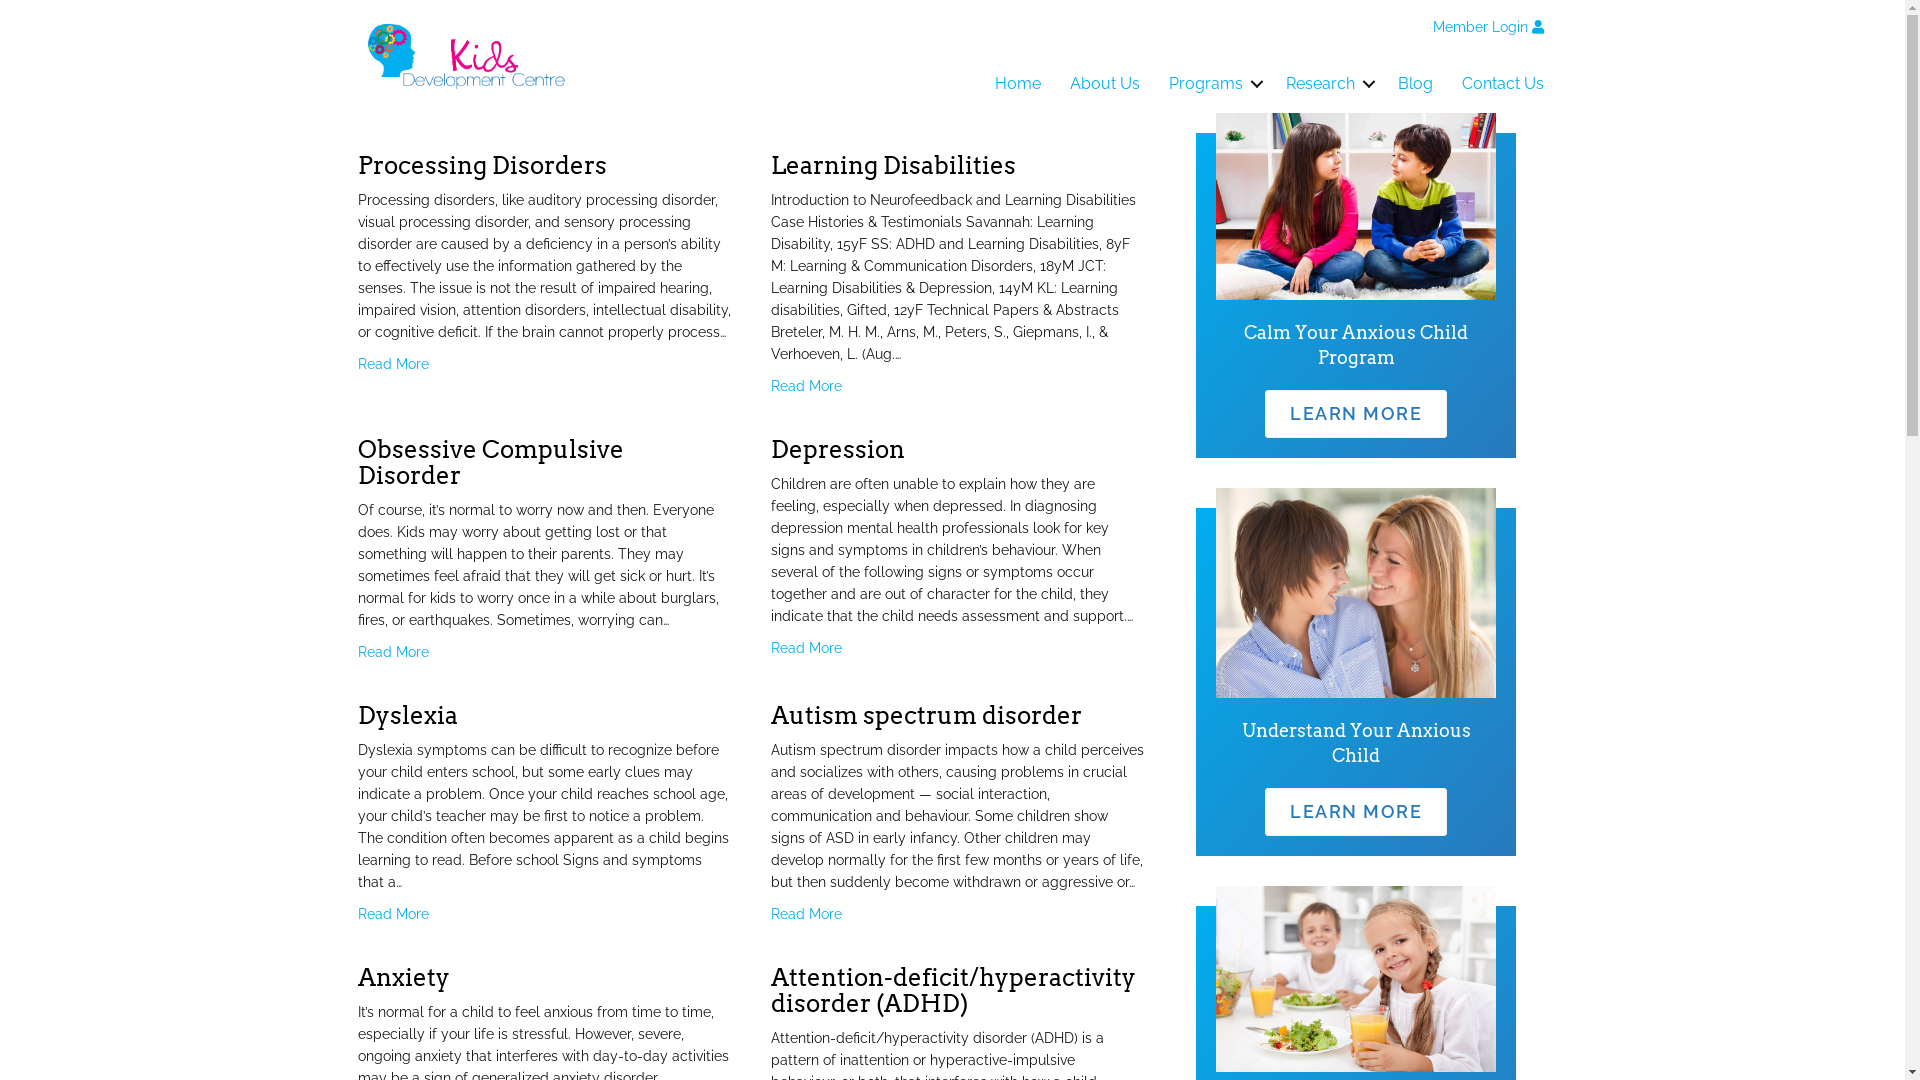  I want to click on 'About Us', so click(1103, 83).